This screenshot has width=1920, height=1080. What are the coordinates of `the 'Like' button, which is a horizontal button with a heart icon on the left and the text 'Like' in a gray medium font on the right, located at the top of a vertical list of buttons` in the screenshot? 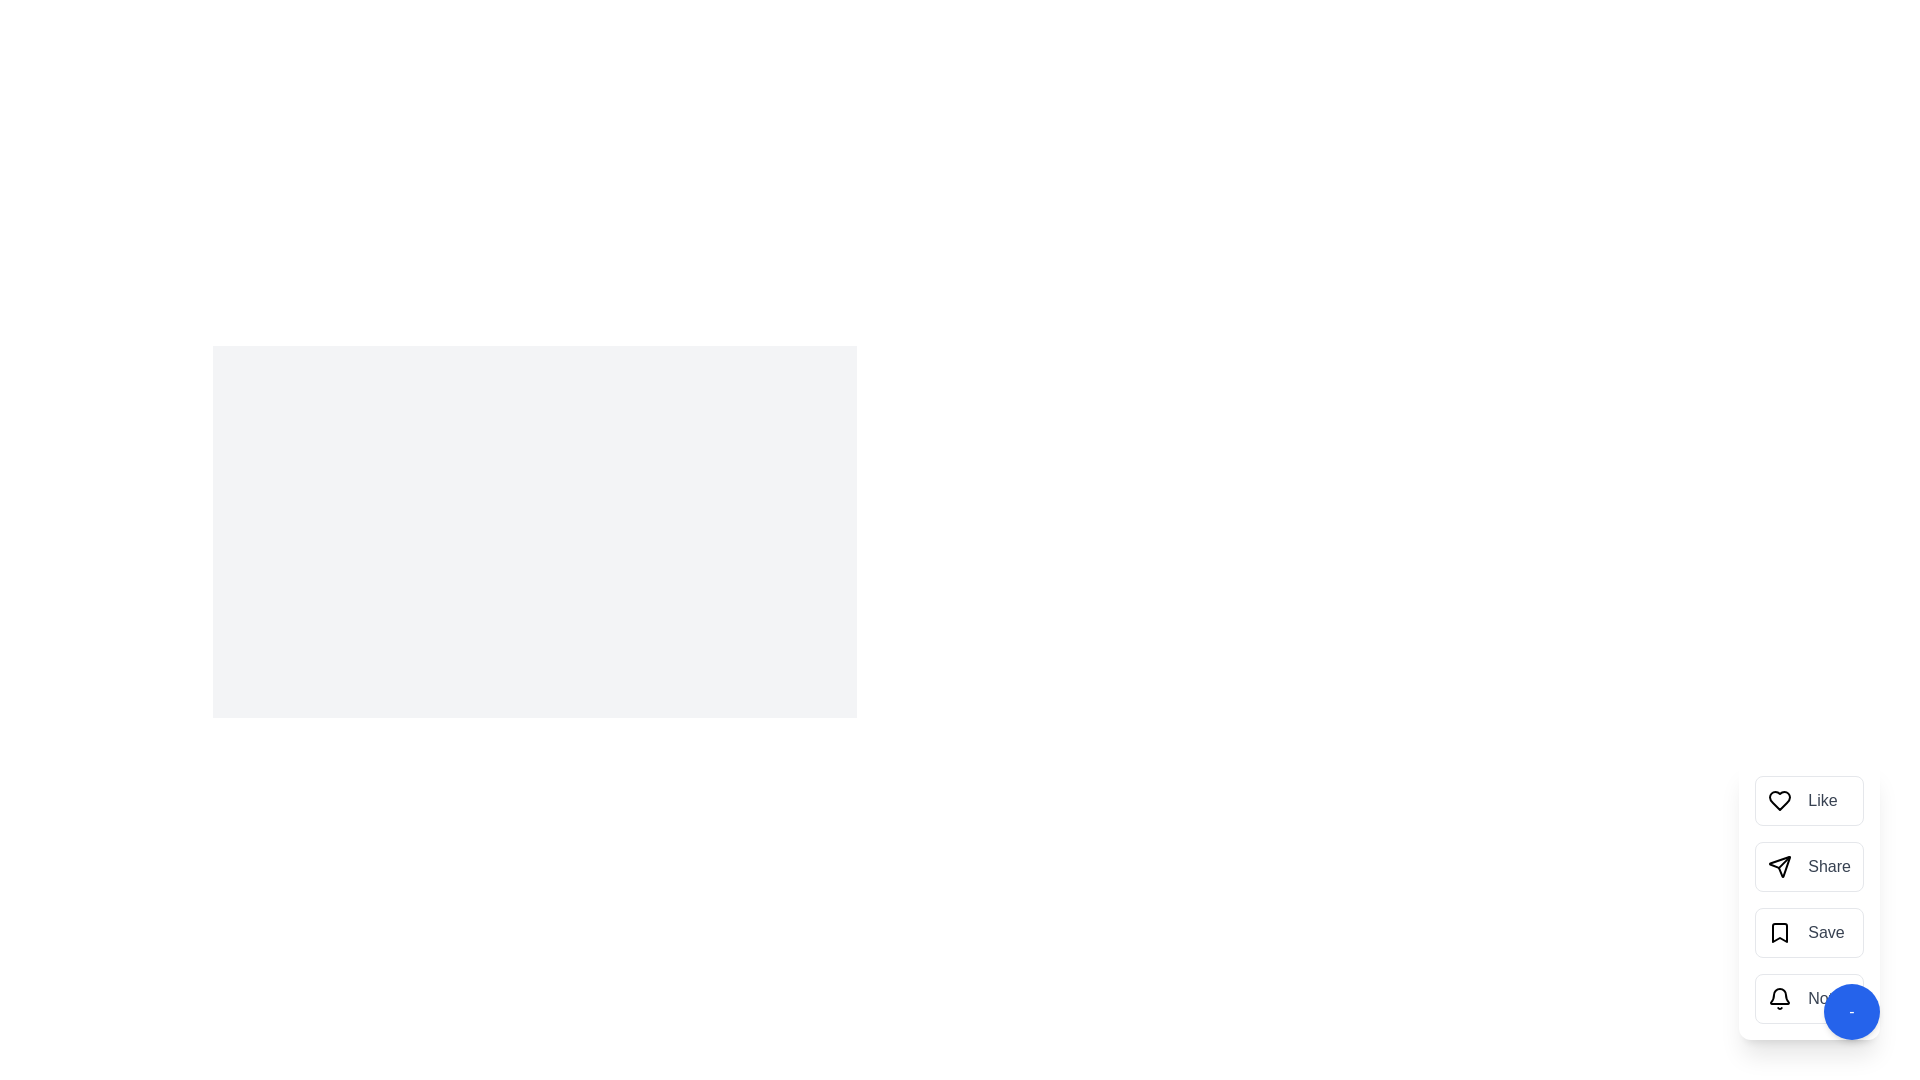 It's located at (1809, 800).